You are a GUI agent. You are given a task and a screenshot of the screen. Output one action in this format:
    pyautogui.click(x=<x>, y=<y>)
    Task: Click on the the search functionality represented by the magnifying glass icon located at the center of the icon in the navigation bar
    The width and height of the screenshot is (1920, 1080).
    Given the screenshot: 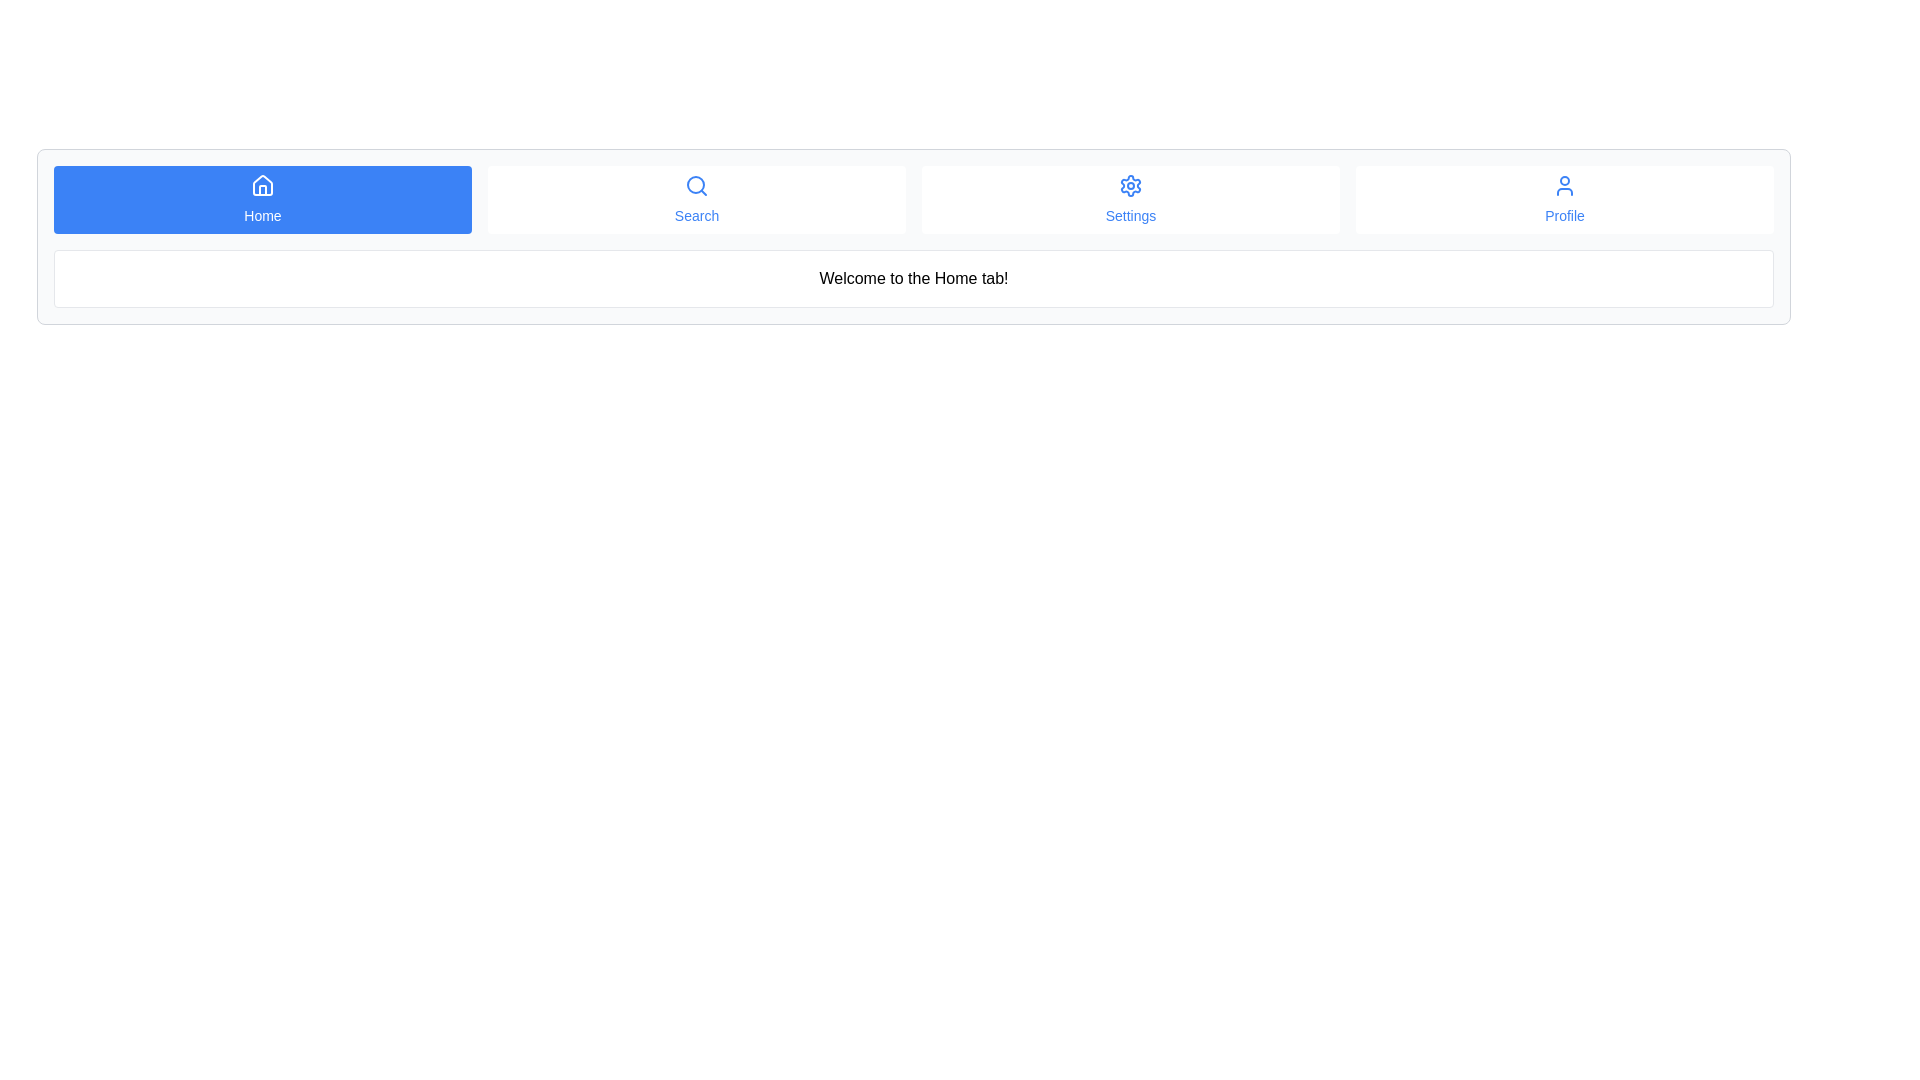 What is the action you would take?
    pyautogui.click(x=696, y=185)
    